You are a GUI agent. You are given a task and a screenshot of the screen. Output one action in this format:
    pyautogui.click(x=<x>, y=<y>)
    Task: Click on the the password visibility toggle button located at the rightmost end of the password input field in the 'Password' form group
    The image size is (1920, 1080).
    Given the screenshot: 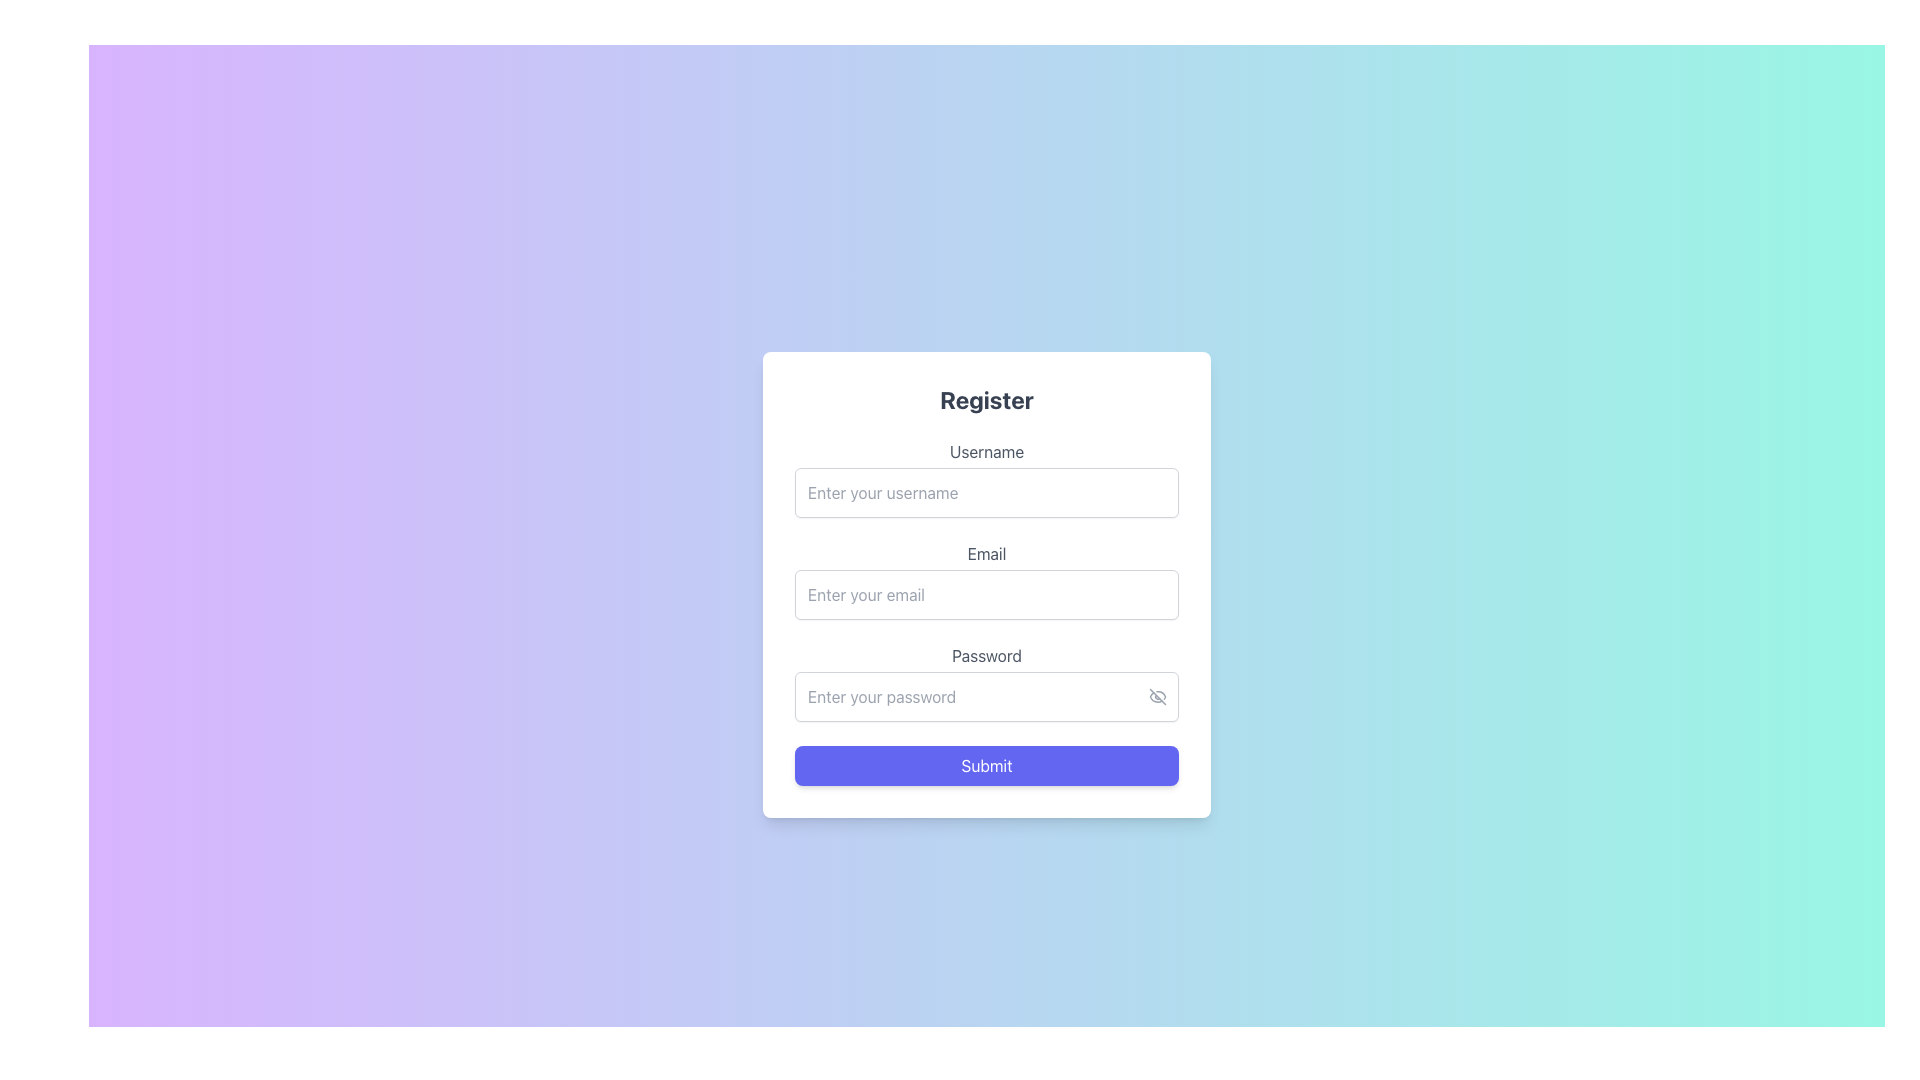 What is the action you would take?
    pyautogui.click(x=1157, y=696)
    